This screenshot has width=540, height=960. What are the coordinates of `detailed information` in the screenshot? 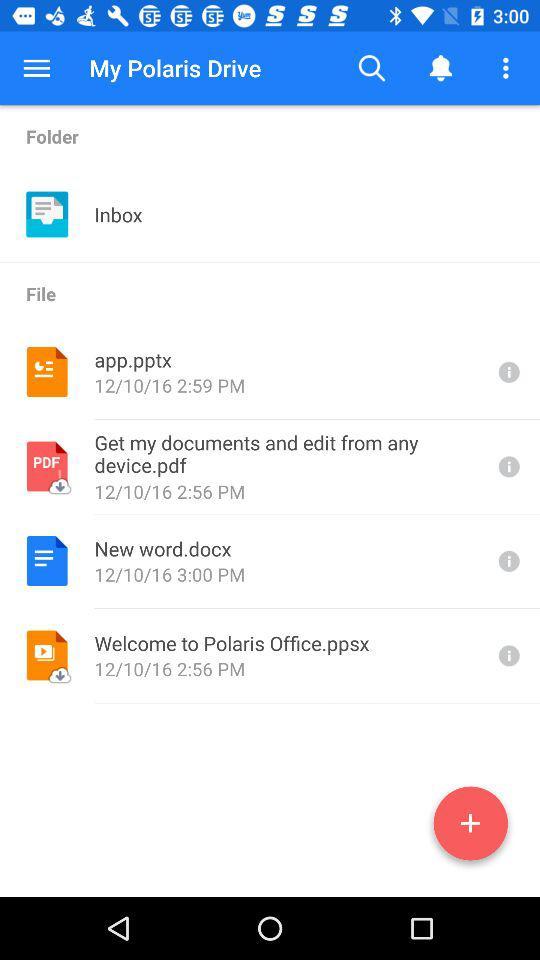 It's located at (507, 371).